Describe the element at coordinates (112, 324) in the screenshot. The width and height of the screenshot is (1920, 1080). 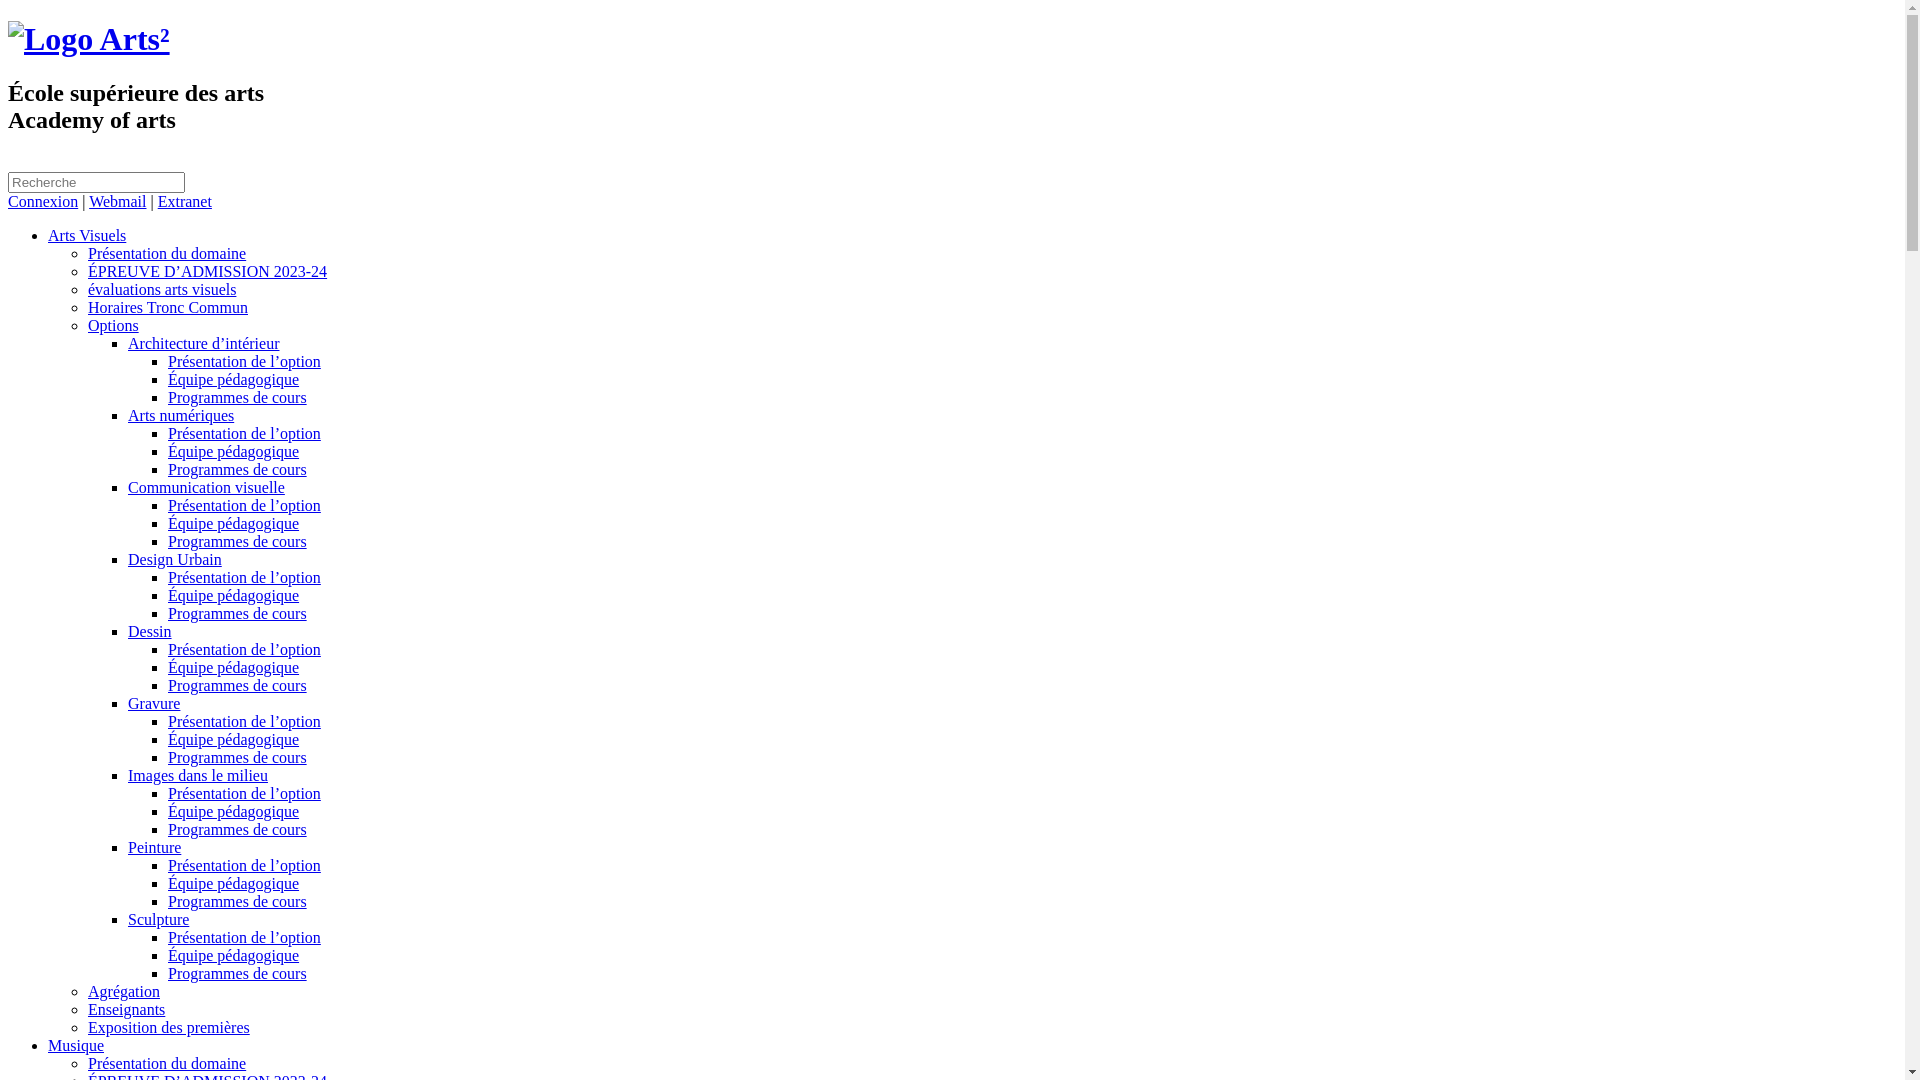
I see `'Options'` at that location.